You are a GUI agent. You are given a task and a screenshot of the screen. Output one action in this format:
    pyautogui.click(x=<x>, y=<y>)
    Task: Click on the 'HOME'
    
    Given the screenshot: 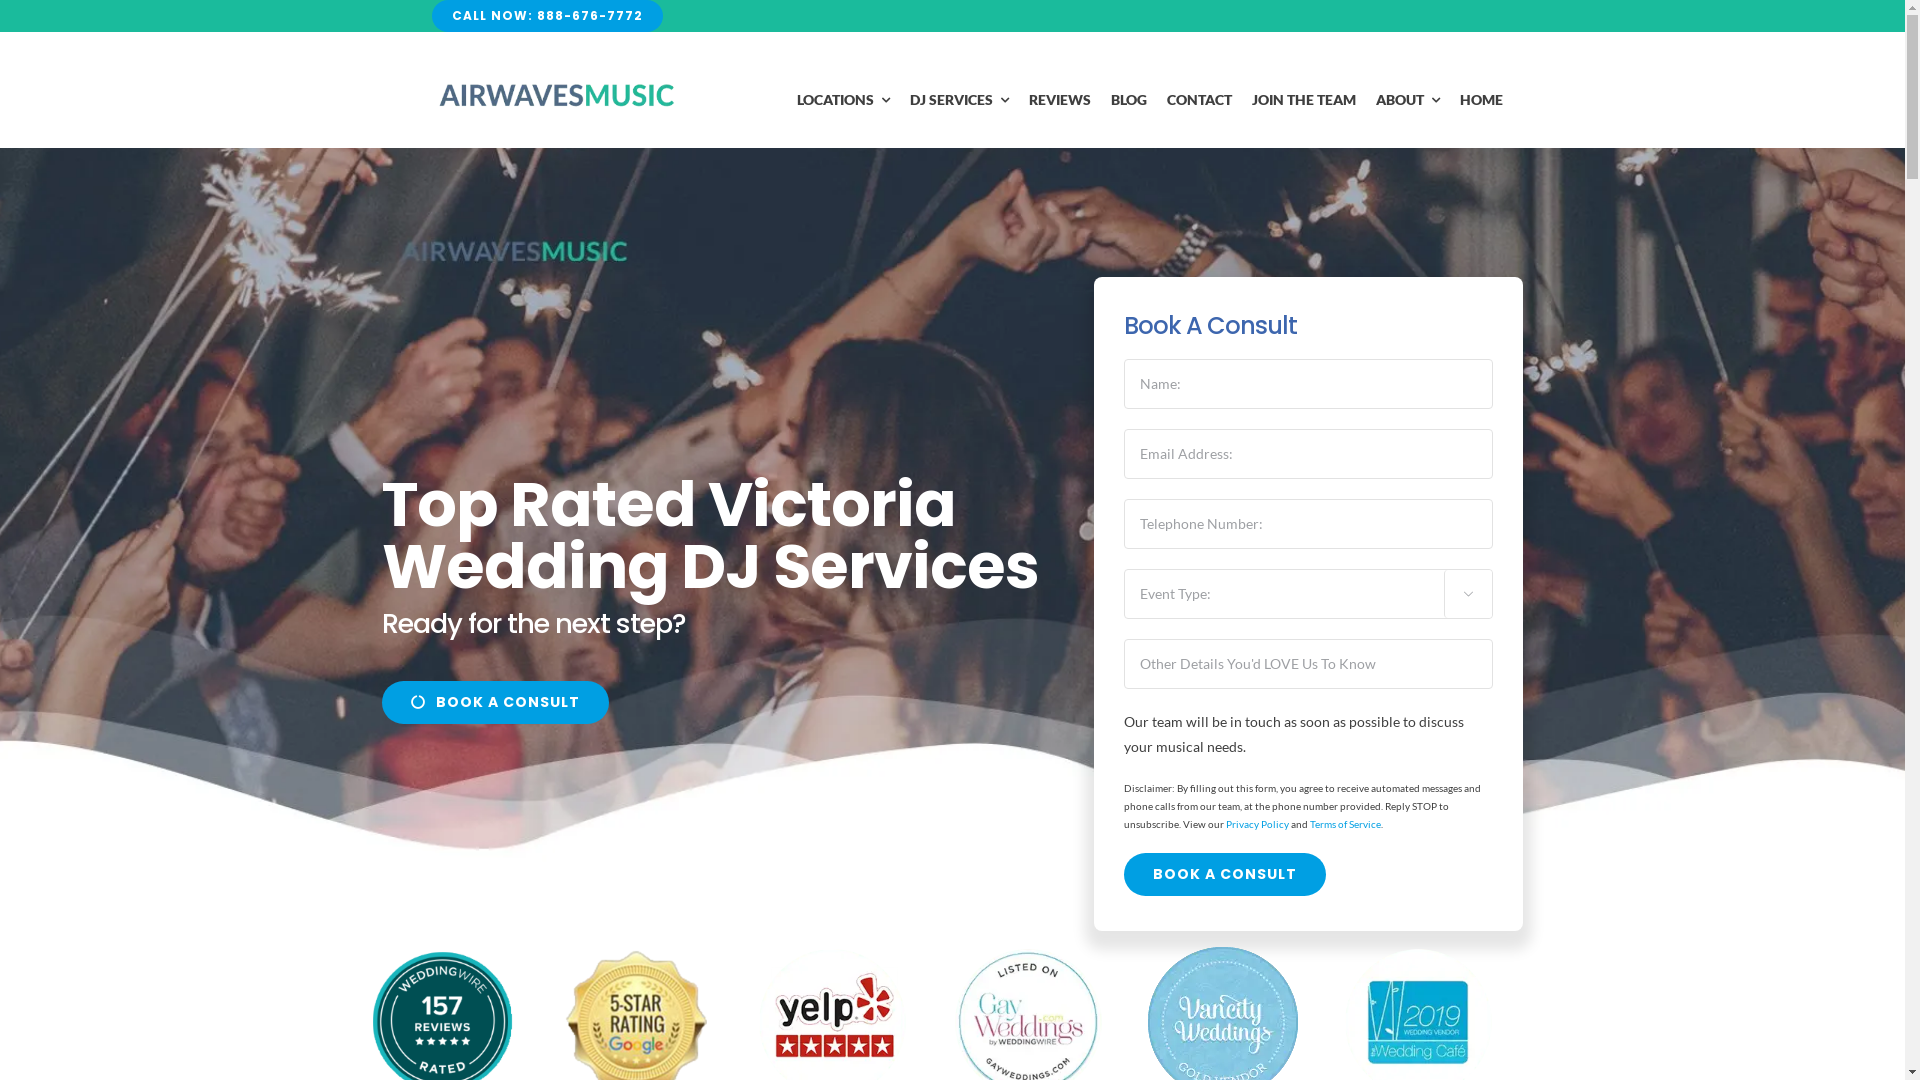 What is the action you would take?
    pyautogui.click(x=1459, y=100)
    